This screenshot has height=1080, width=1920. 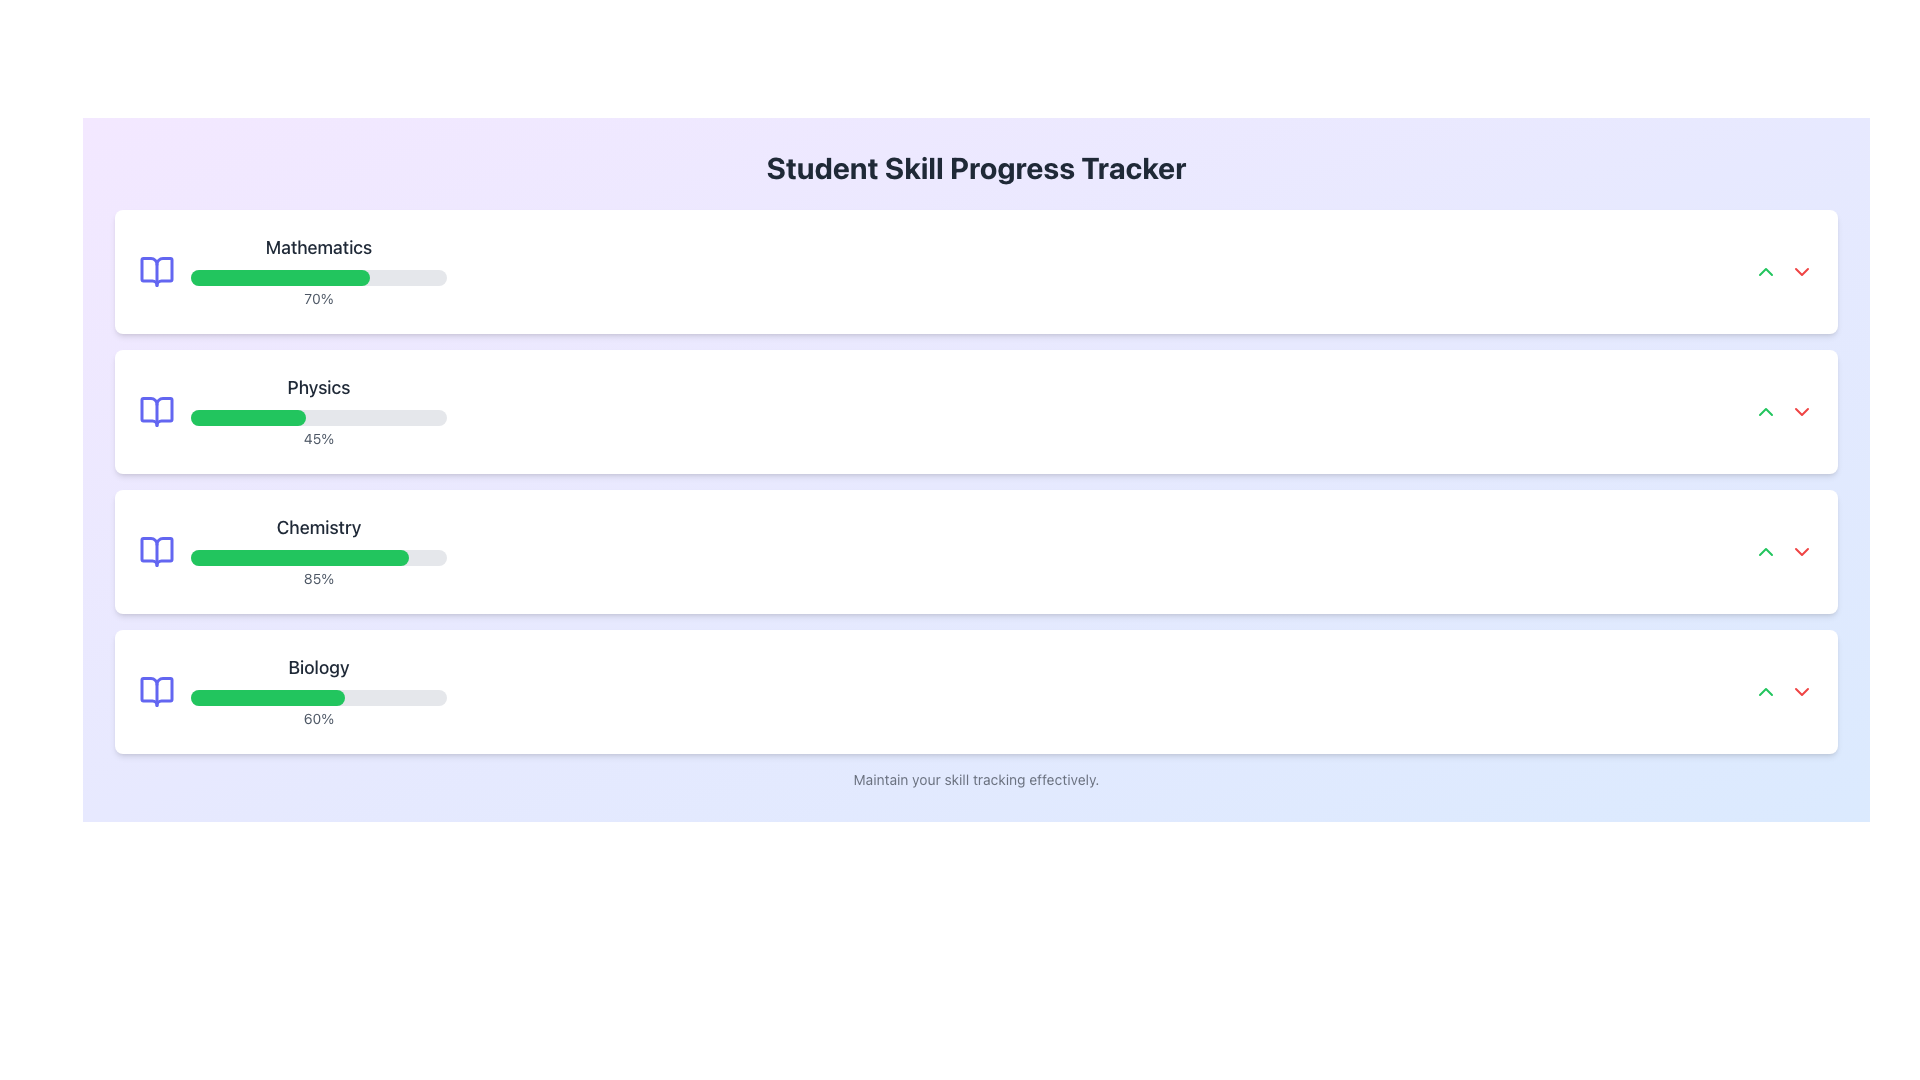 I want to click on text from the heading label in the Physics skill tracking card, which is located second from the top and appears above a progress bar and percentage indicator, so click(x=317, y=388).